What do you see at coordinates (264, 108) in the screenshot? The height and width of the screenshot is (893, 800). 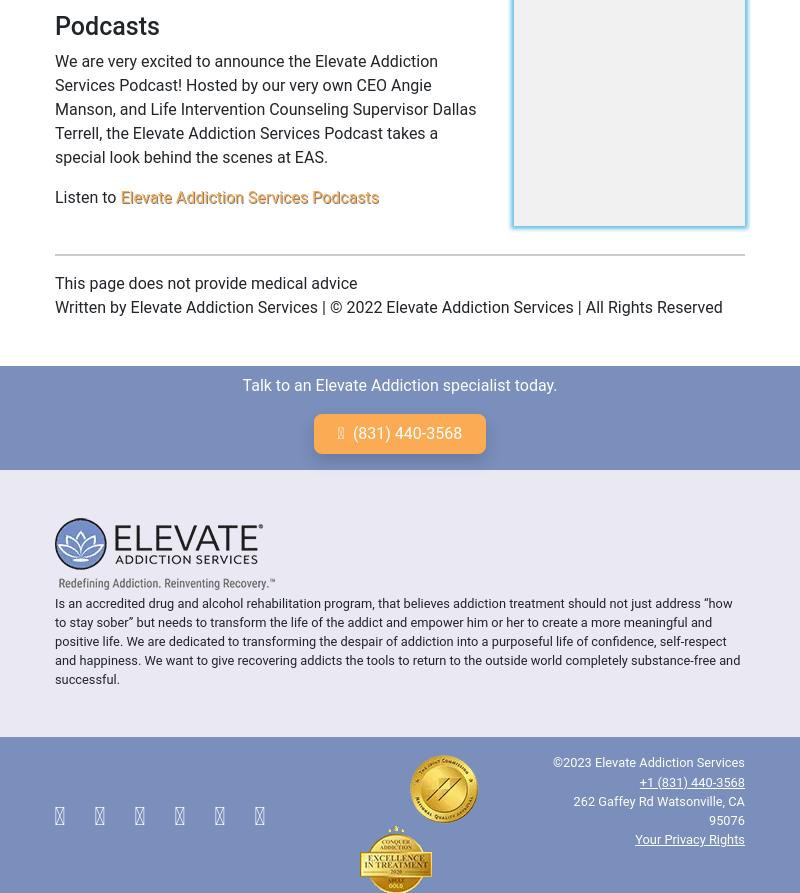 I see `'We are very excited to announce the Elevate Addiction Services Podcast! Hosted by our very own CEO Angie Manson, and Life Intervention Counseling Supervisor Dallas Terrell, the Elevate Addiction Services Podcast takes a special look behind the scenes at EAS.'` at bounding box center [264, 108].